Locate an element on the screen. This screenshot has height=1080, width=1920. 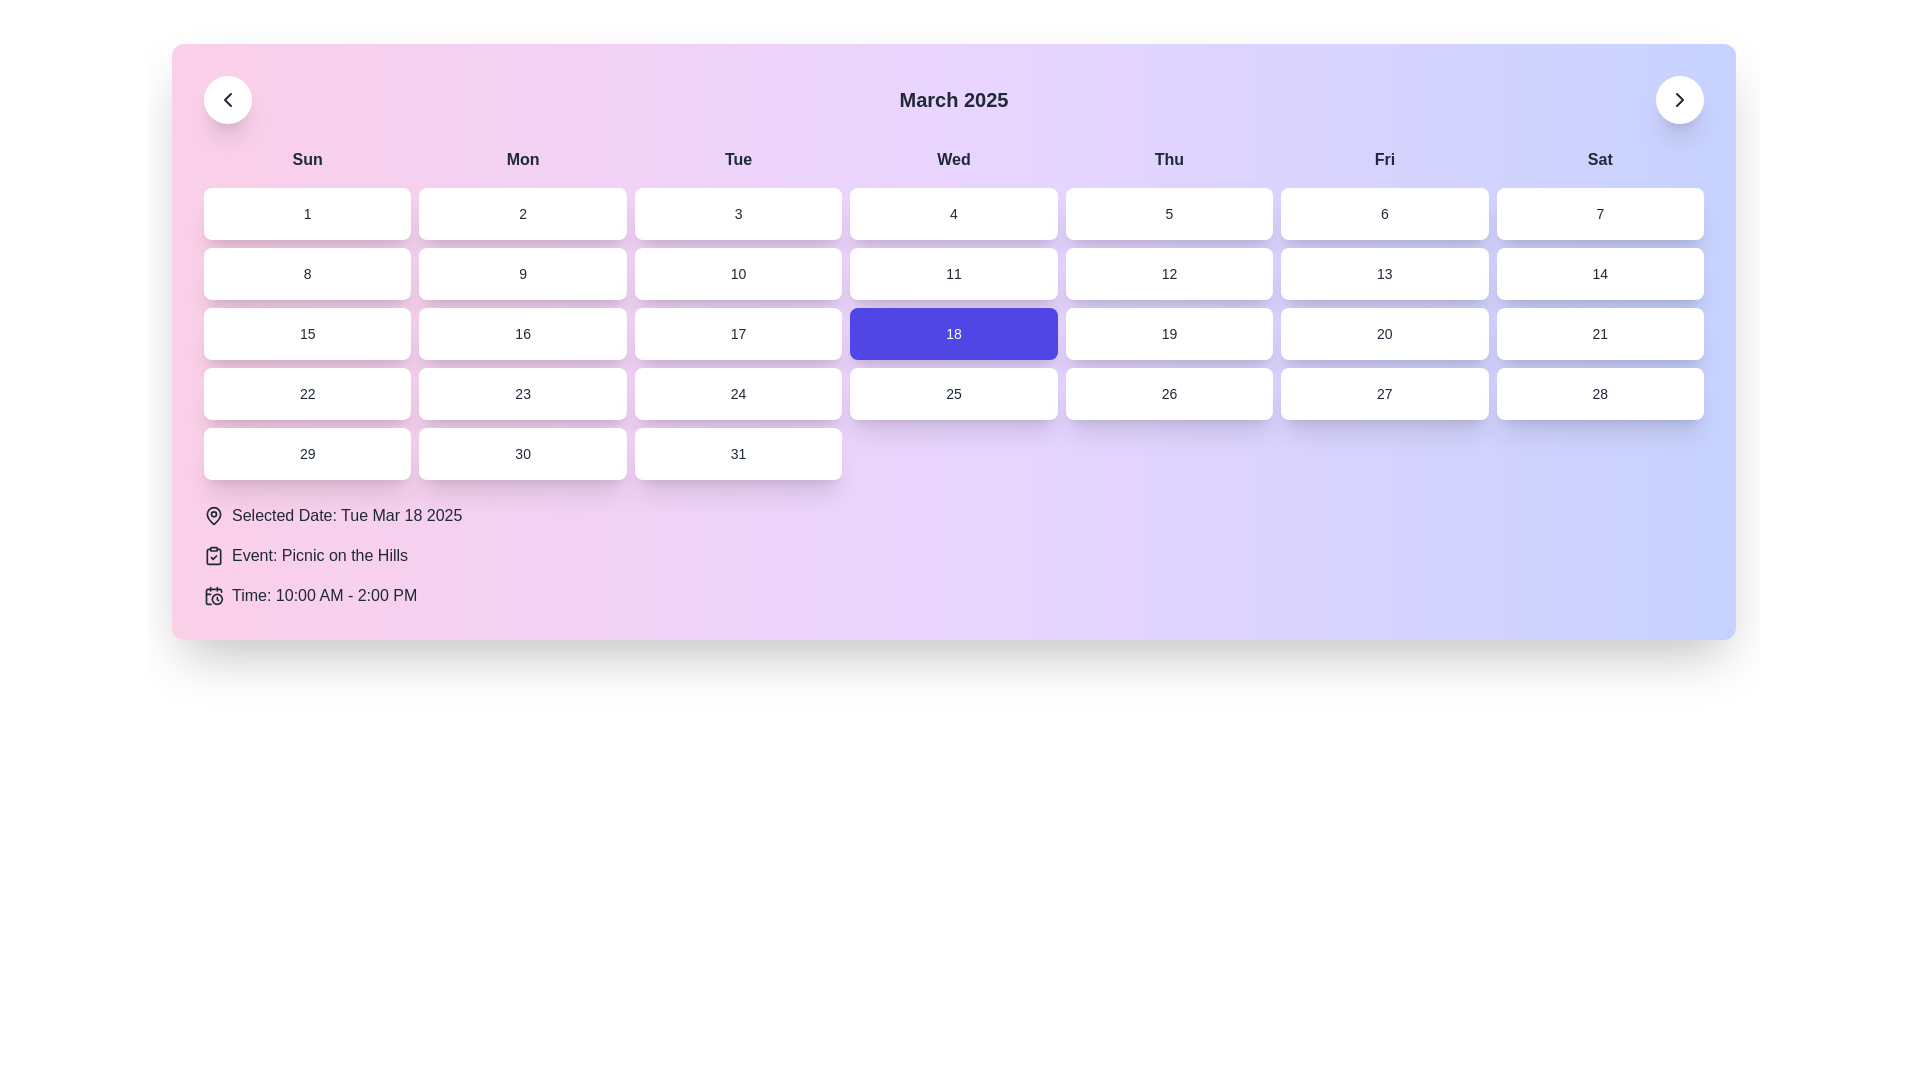
the button representing the first day of the calendar month is located at coordinates (306, 213).